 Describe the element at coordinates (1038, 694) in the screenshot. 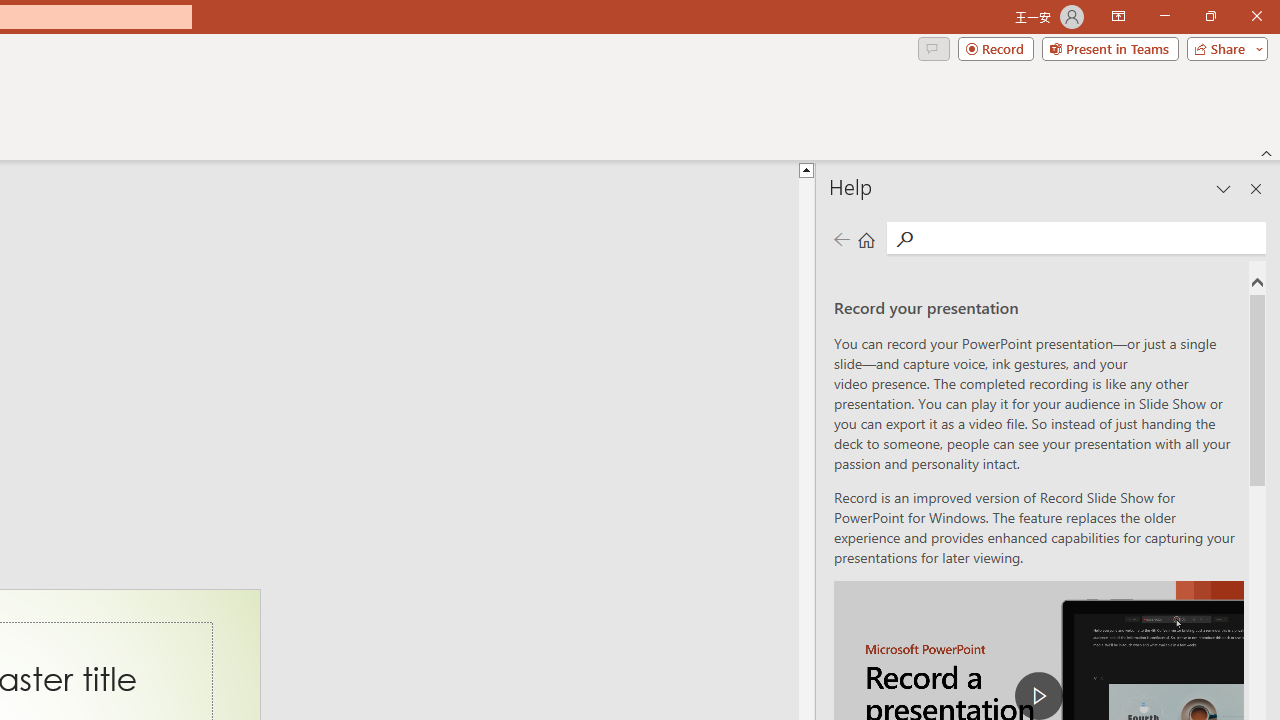

I see `'play Record a Presentation'` at that location.